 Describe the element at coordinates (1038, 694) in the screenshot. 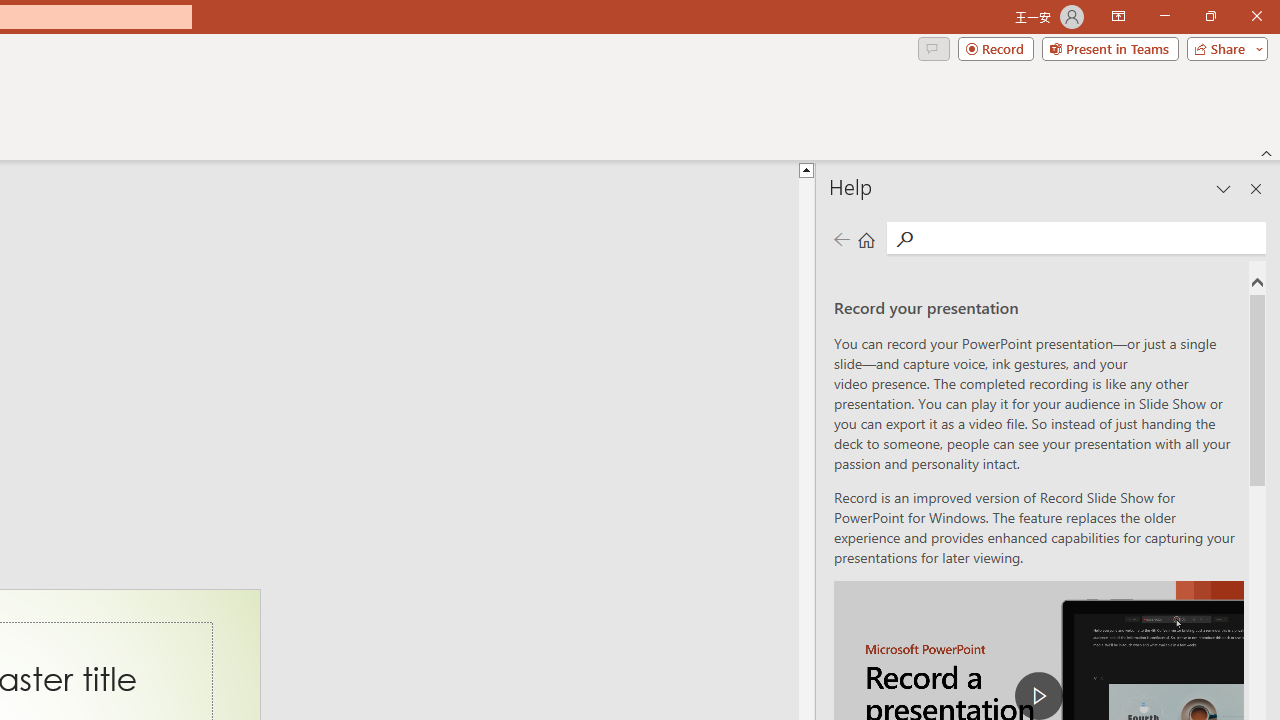

I see `'play Record a Presentation'` at that location.